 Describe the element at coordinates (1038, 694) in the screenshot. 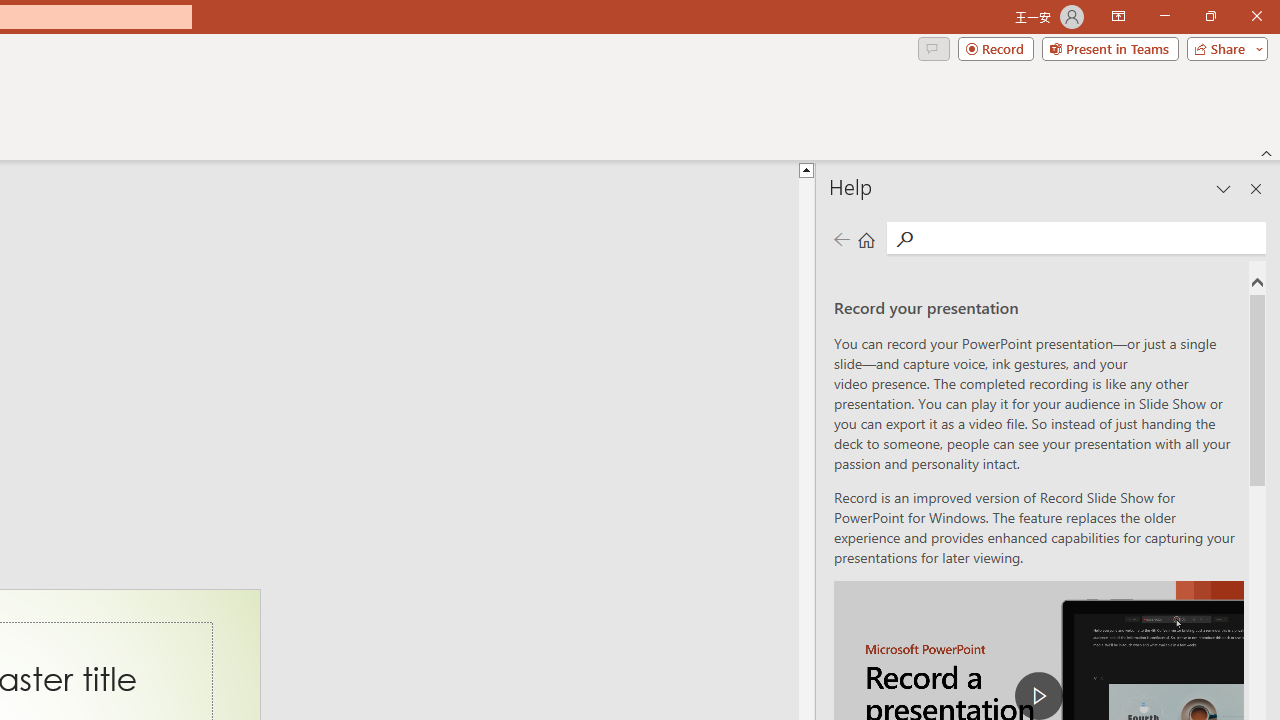

I see `'play Record a Presentation'` at that location.